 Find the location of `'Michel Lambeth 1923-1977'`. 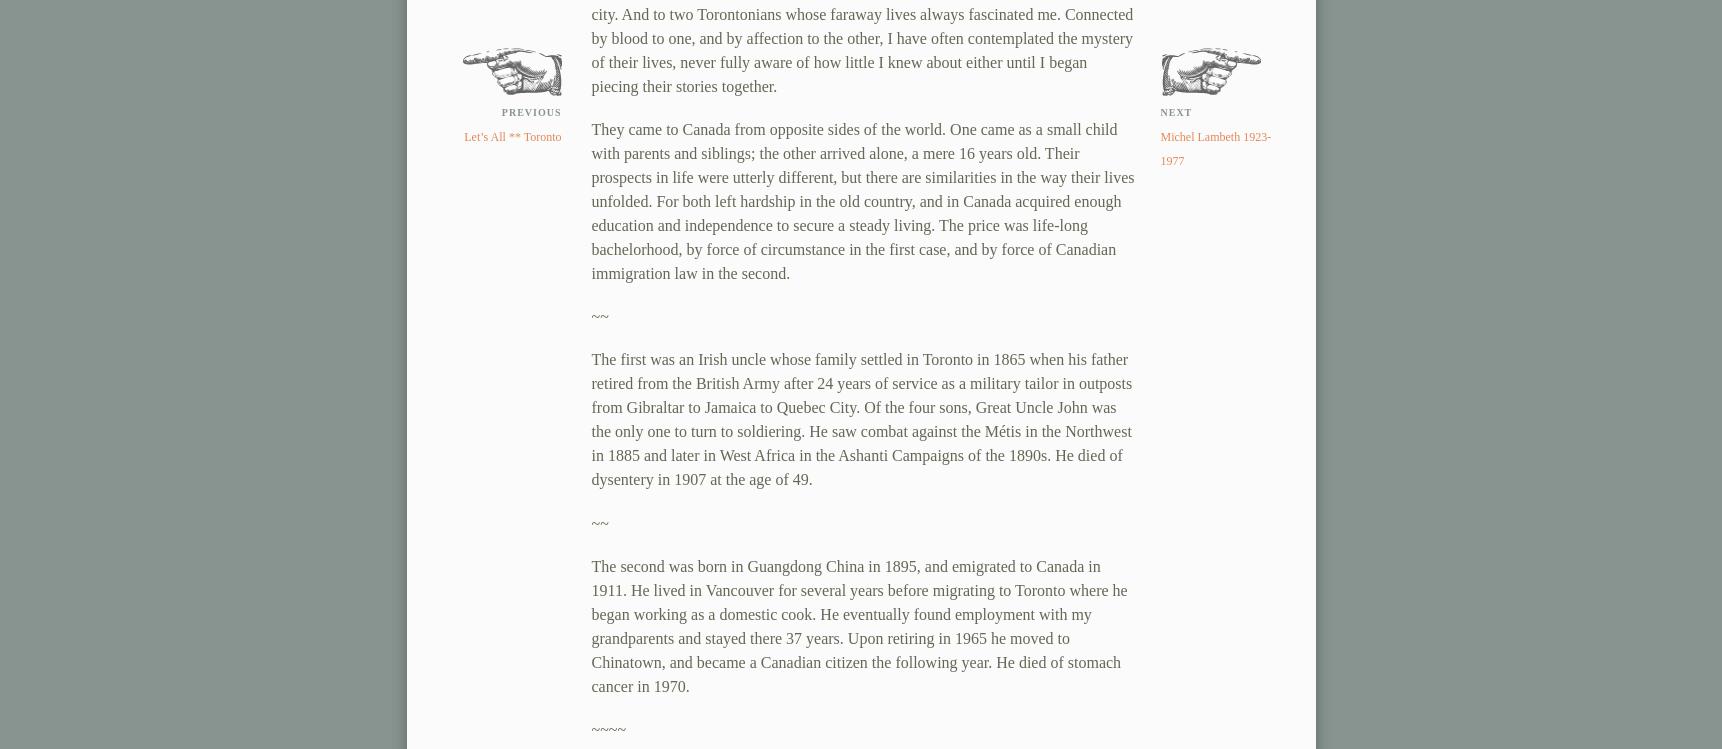

'Michel Lambeth 1923-1977' is located at coordinates (1214, 148).